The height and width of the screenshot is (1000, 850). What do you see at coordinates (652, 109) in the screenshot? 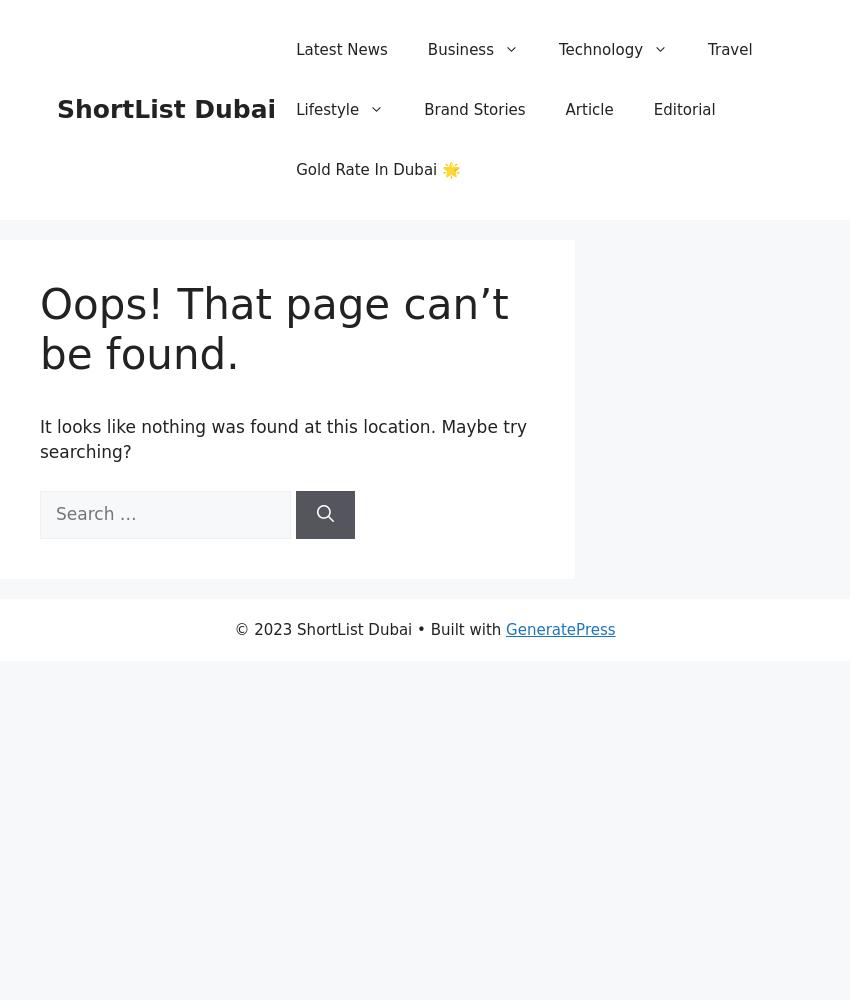
I see `'Editorial'` at bounding box center [652, 109].